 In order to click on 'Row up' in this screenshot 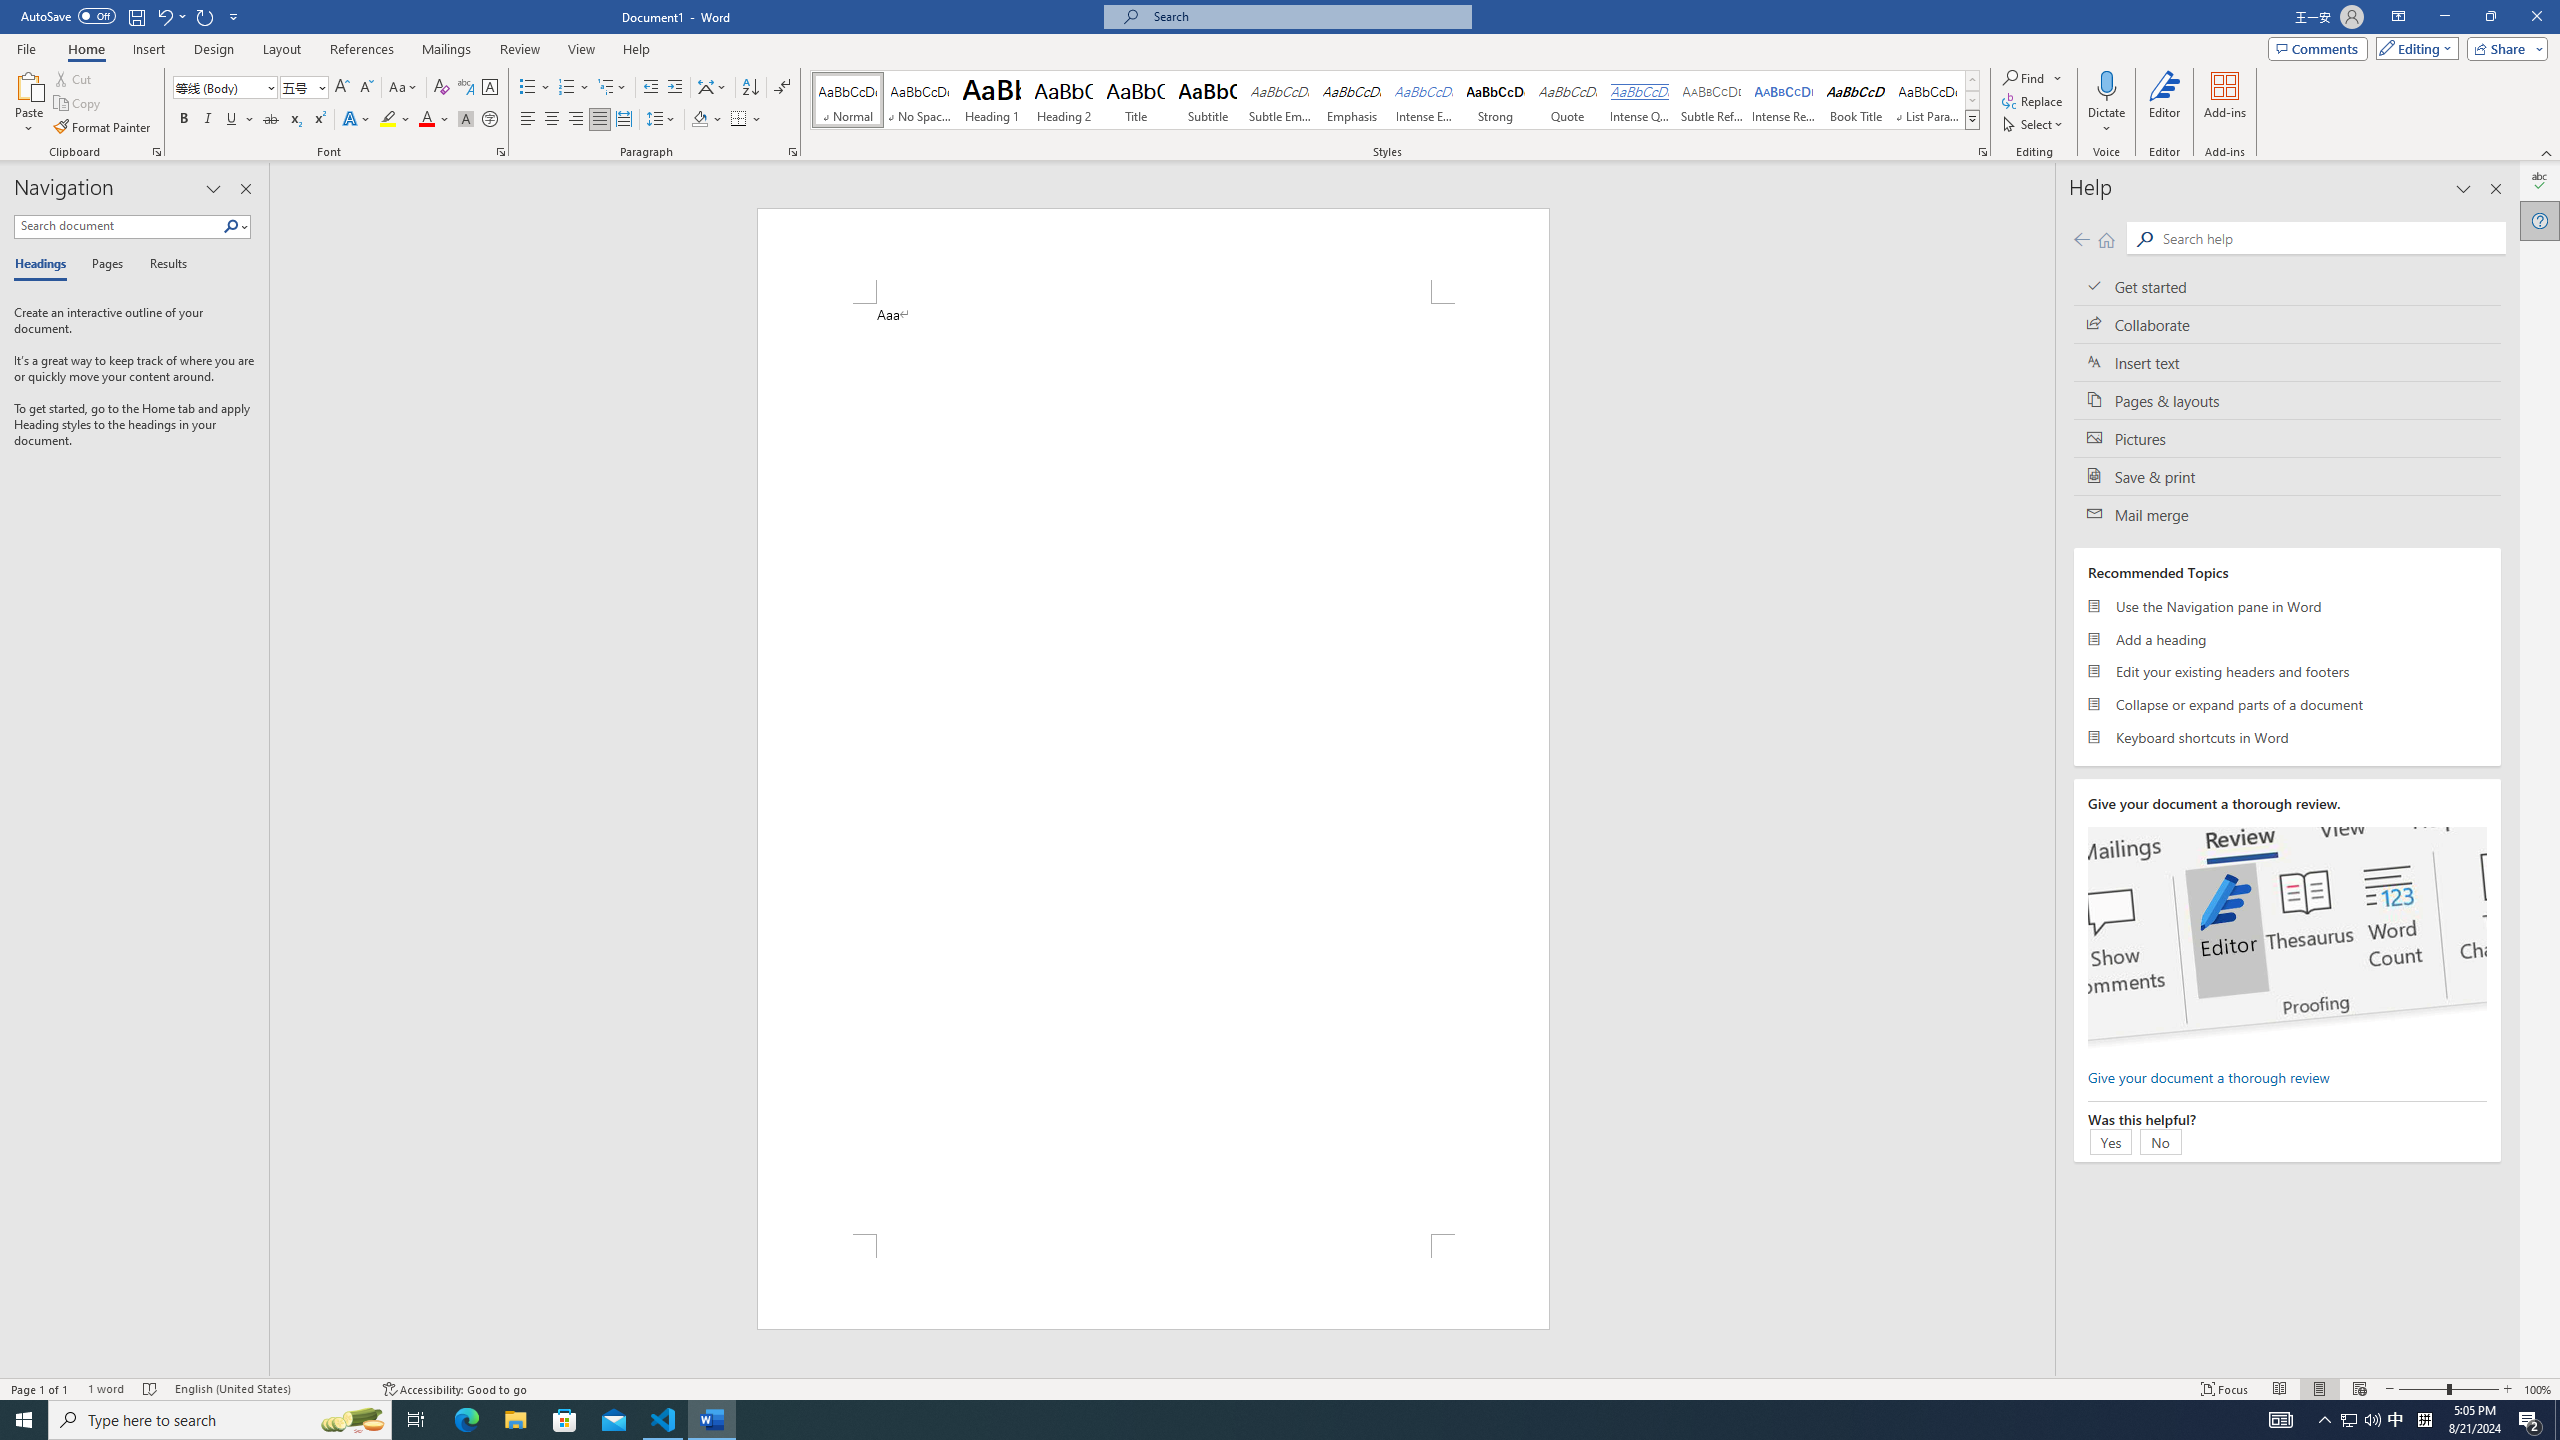, I will do `click(1972, 80)`.